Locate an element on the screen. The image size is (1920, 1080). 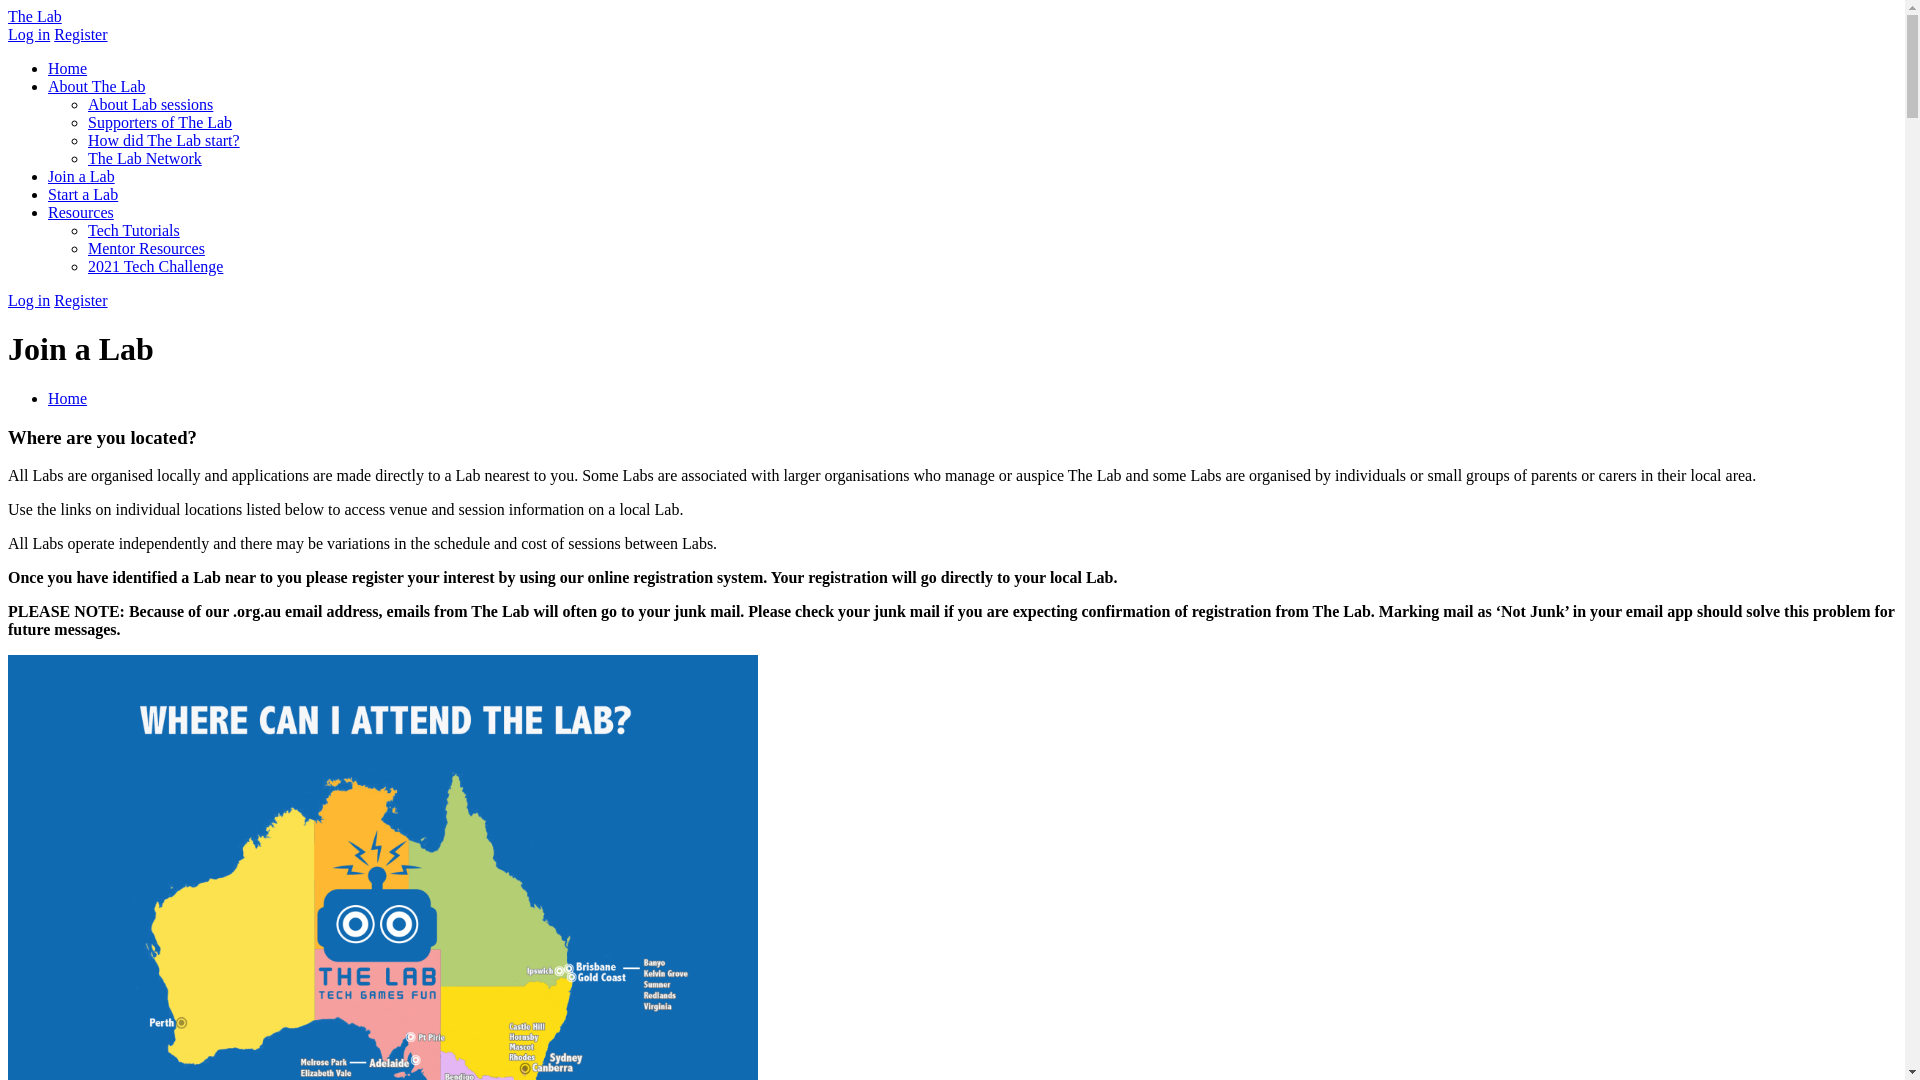
'Register' is located at coordinates (80, 34).